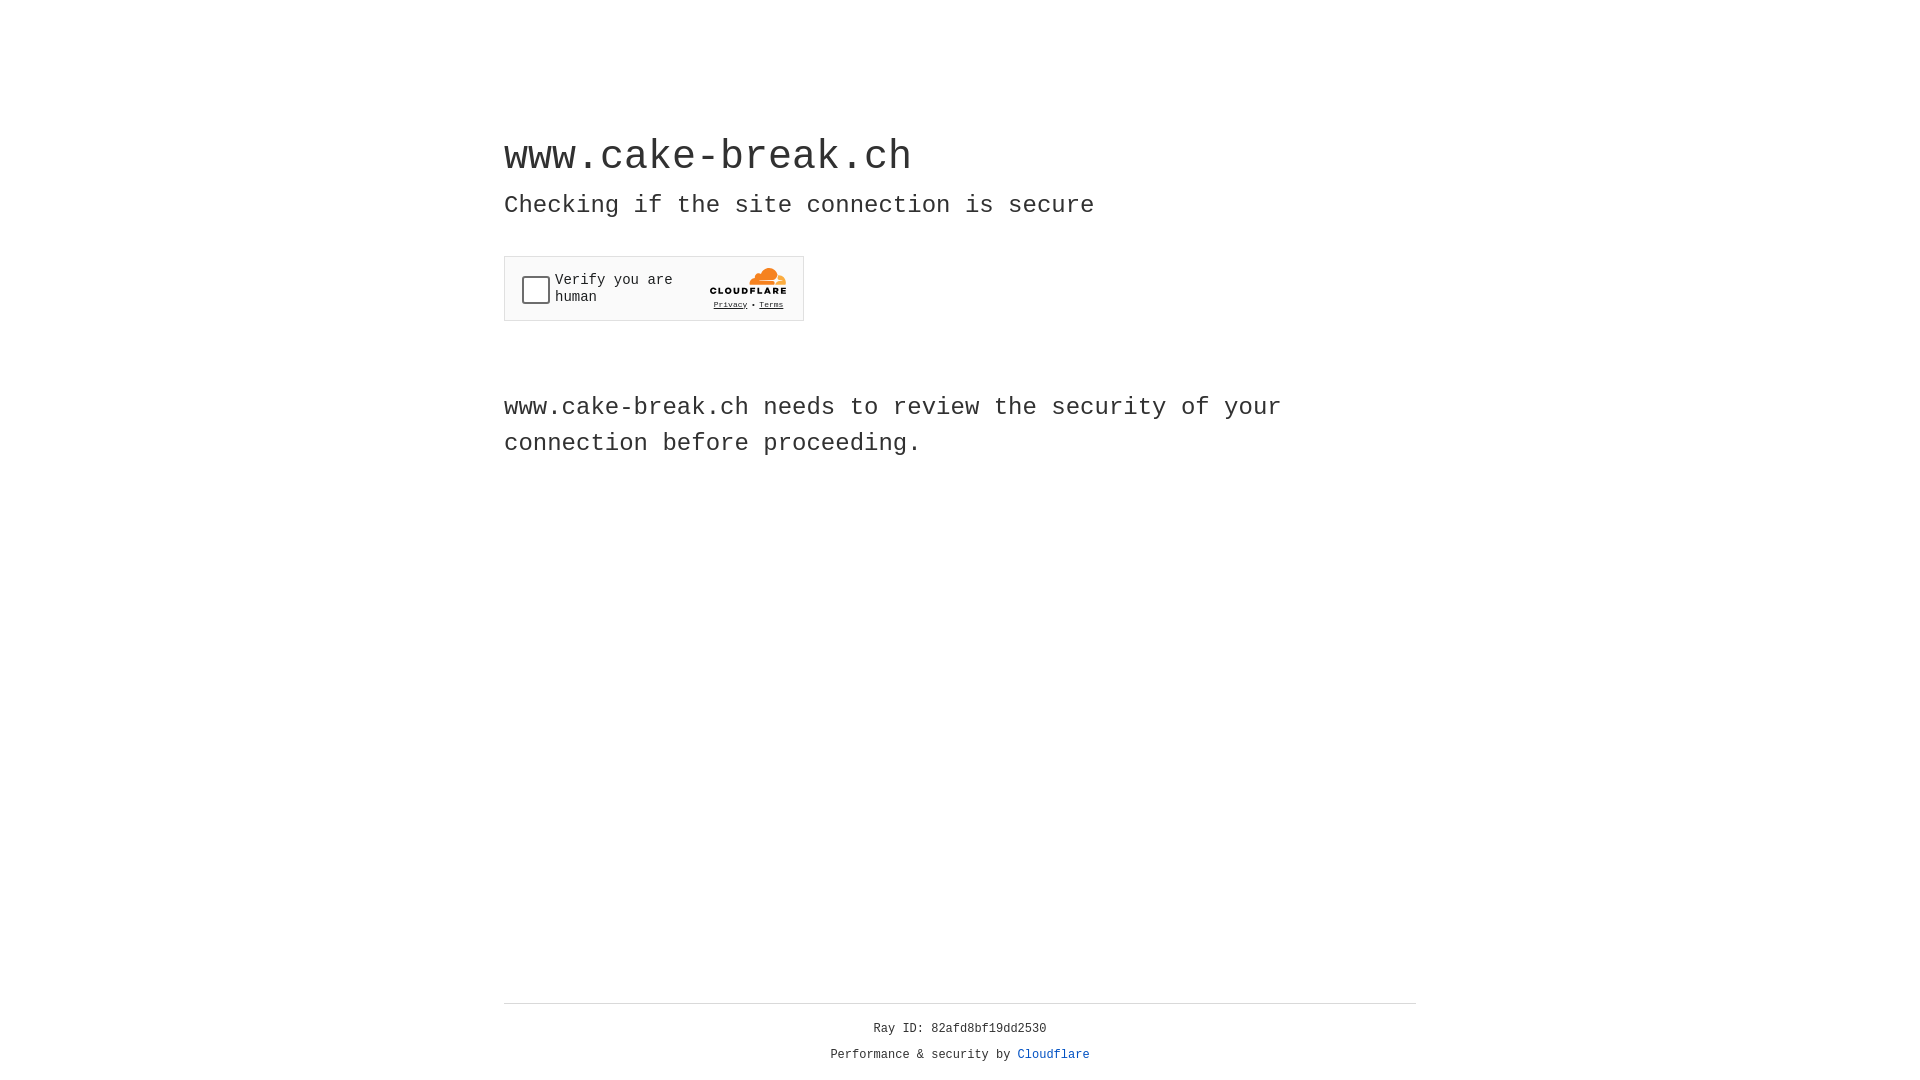 The width and height of the screenshot is (1920, 1080). Describe the element at coordinates (1053, 1054) in the screenshot. I see `'Cloudflare'` at that location.